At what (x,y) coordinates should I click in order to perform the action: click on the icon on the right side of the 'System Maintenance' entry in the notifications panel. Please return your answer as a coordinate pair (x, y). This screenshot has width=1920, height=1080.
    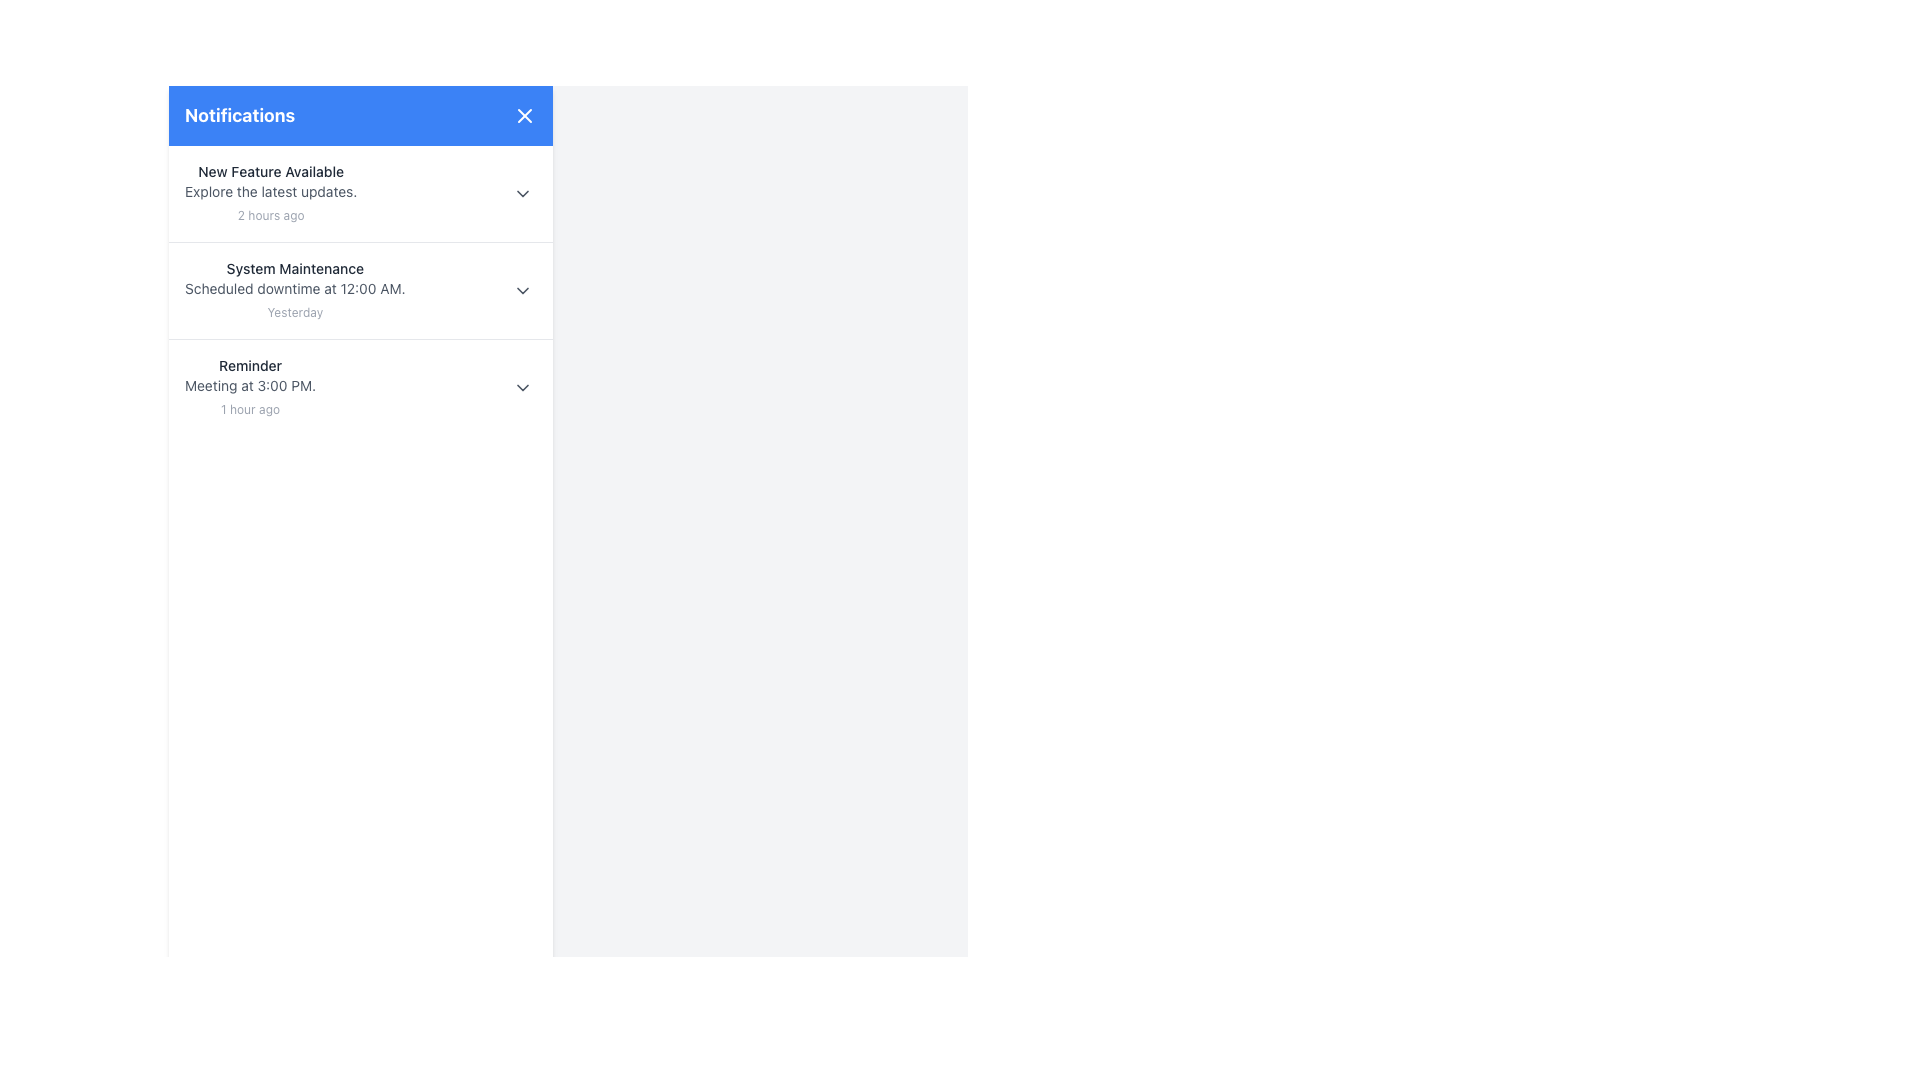
    Looking at the image, I should click on (523, 290).